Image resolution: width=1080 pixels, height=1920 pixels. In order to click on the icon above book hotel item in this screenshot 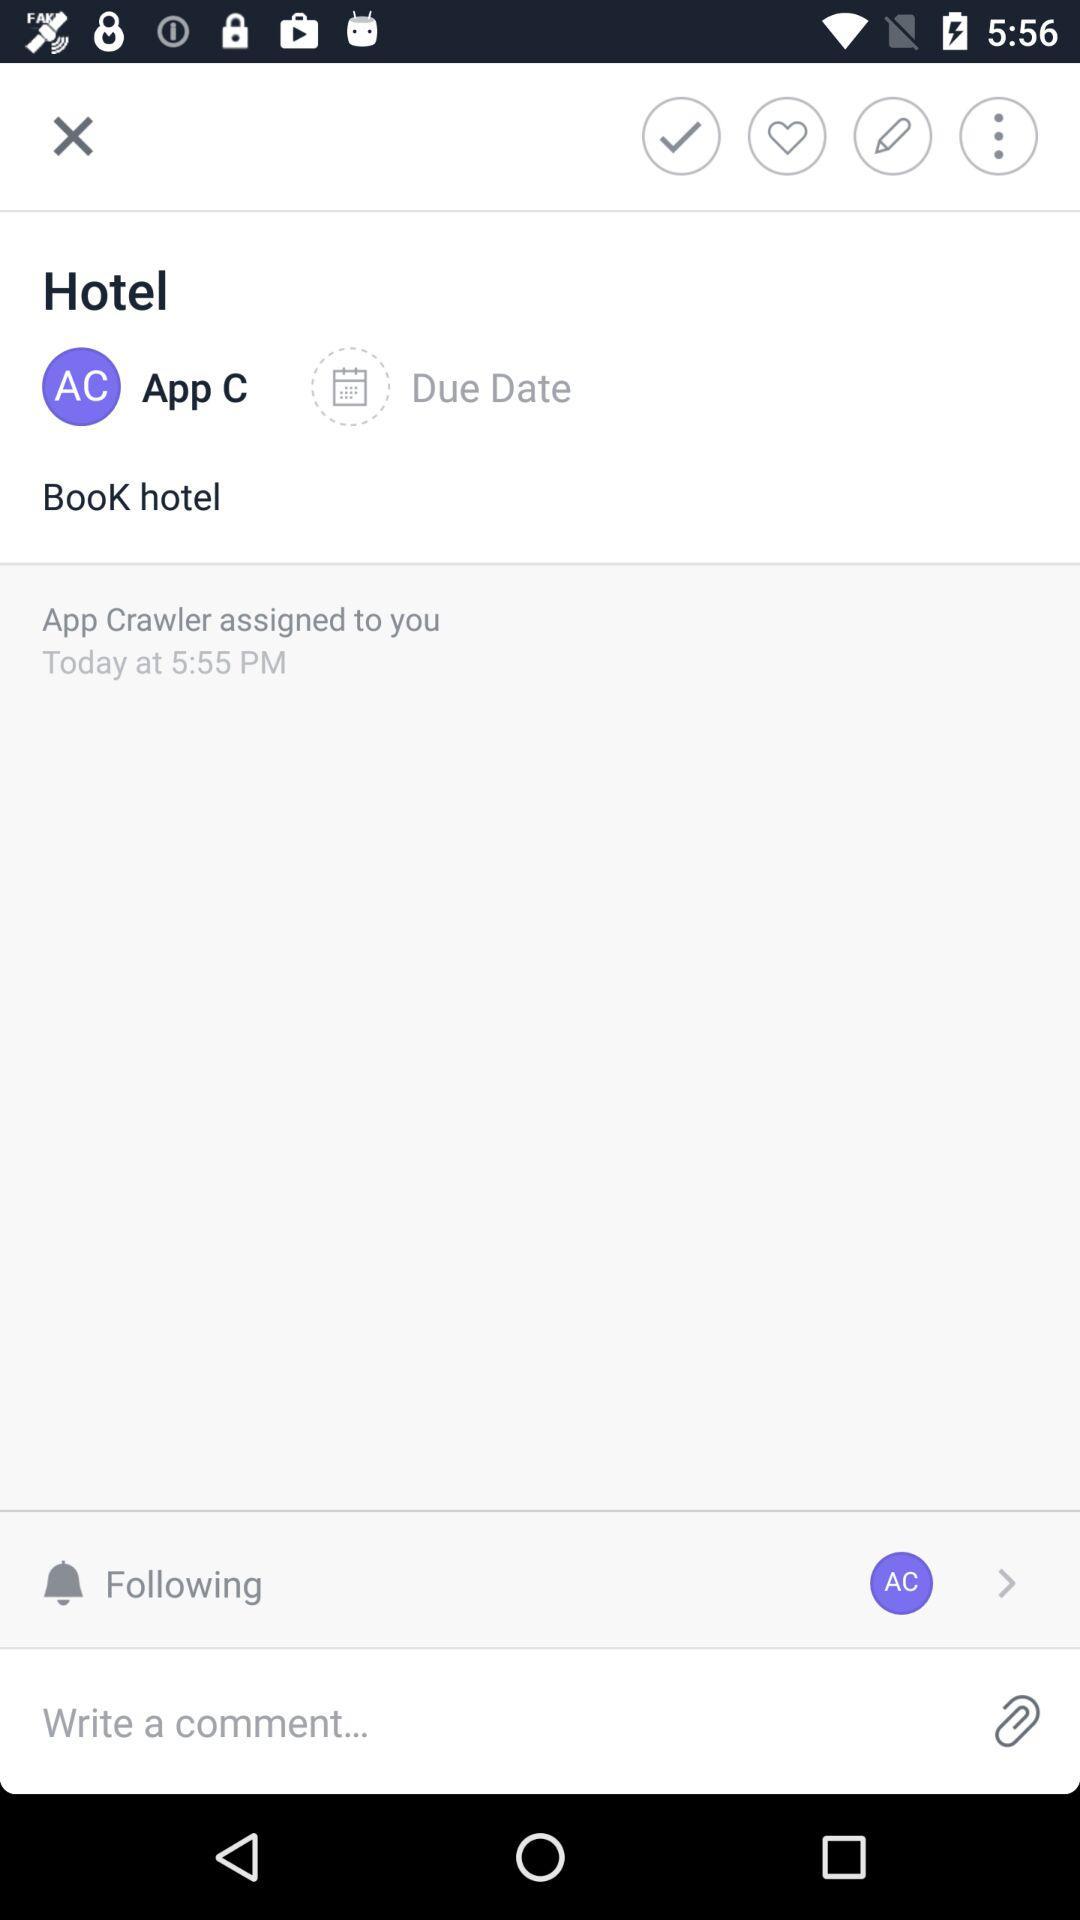, I will do `click(195, 387)`.